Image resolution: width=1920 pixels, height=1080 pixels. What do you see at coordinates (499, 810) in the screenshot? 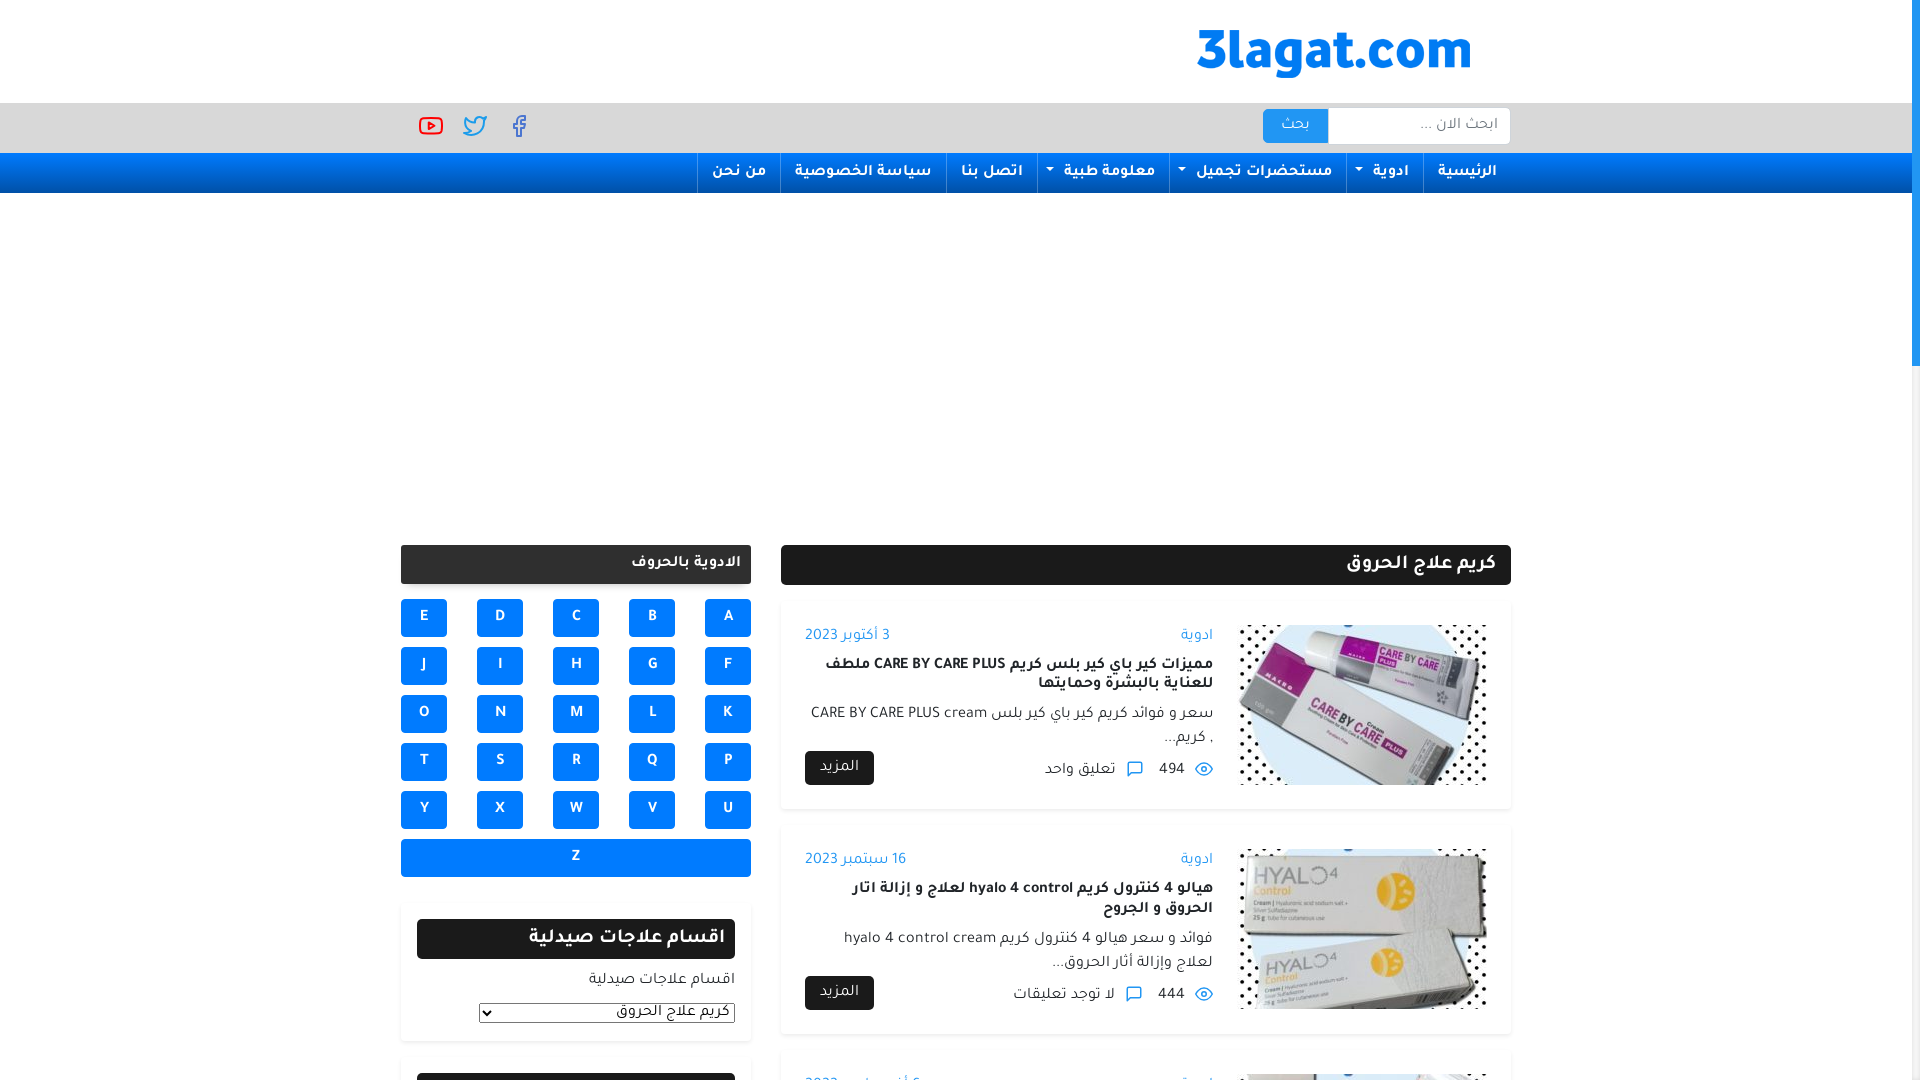
I see `'X'` at bounding box center [499, 810].